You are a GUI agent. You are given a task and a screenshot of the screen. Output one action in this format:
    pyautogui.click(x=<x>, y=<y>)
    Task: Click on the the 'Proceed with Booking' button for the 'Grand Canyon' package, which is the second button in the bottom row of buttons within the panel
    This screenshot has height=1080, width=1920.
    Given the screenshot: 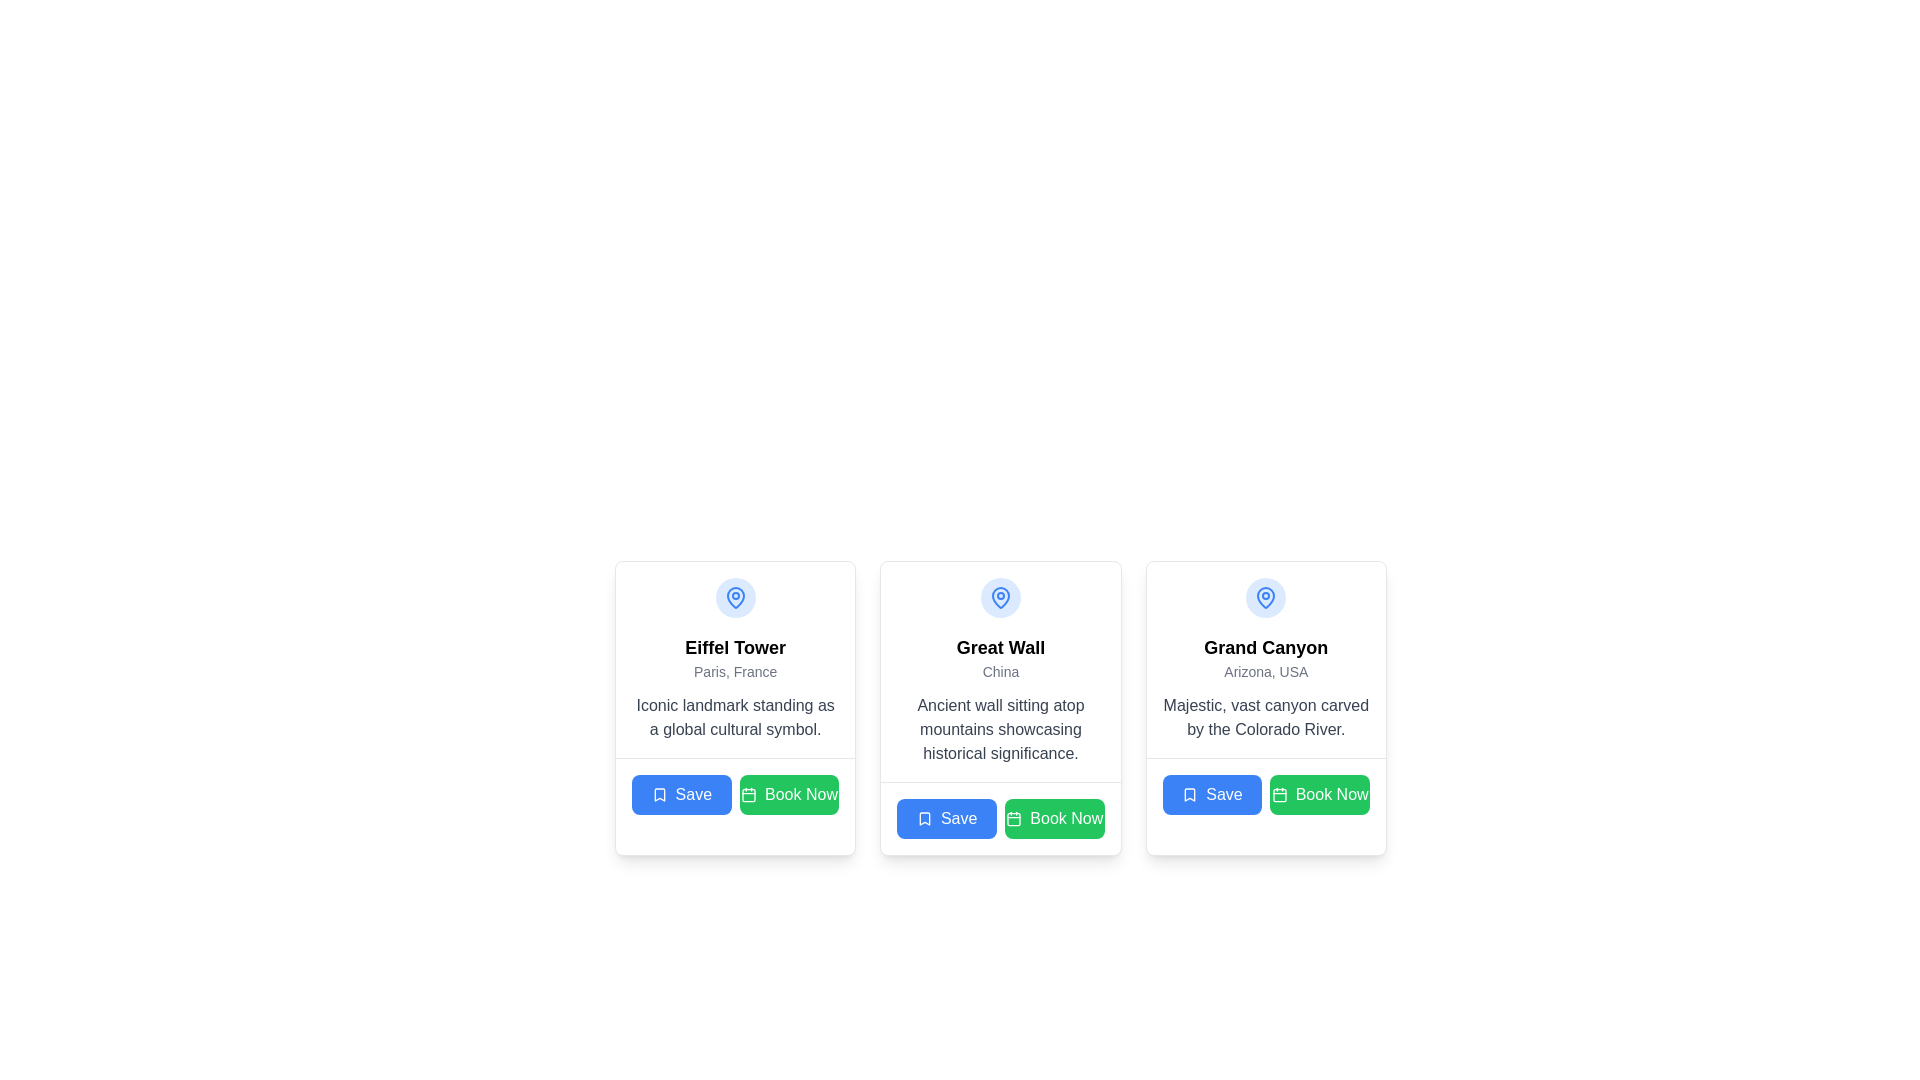 What is the action you would take?
    pyautogui.click(x=1320, y=793)
    